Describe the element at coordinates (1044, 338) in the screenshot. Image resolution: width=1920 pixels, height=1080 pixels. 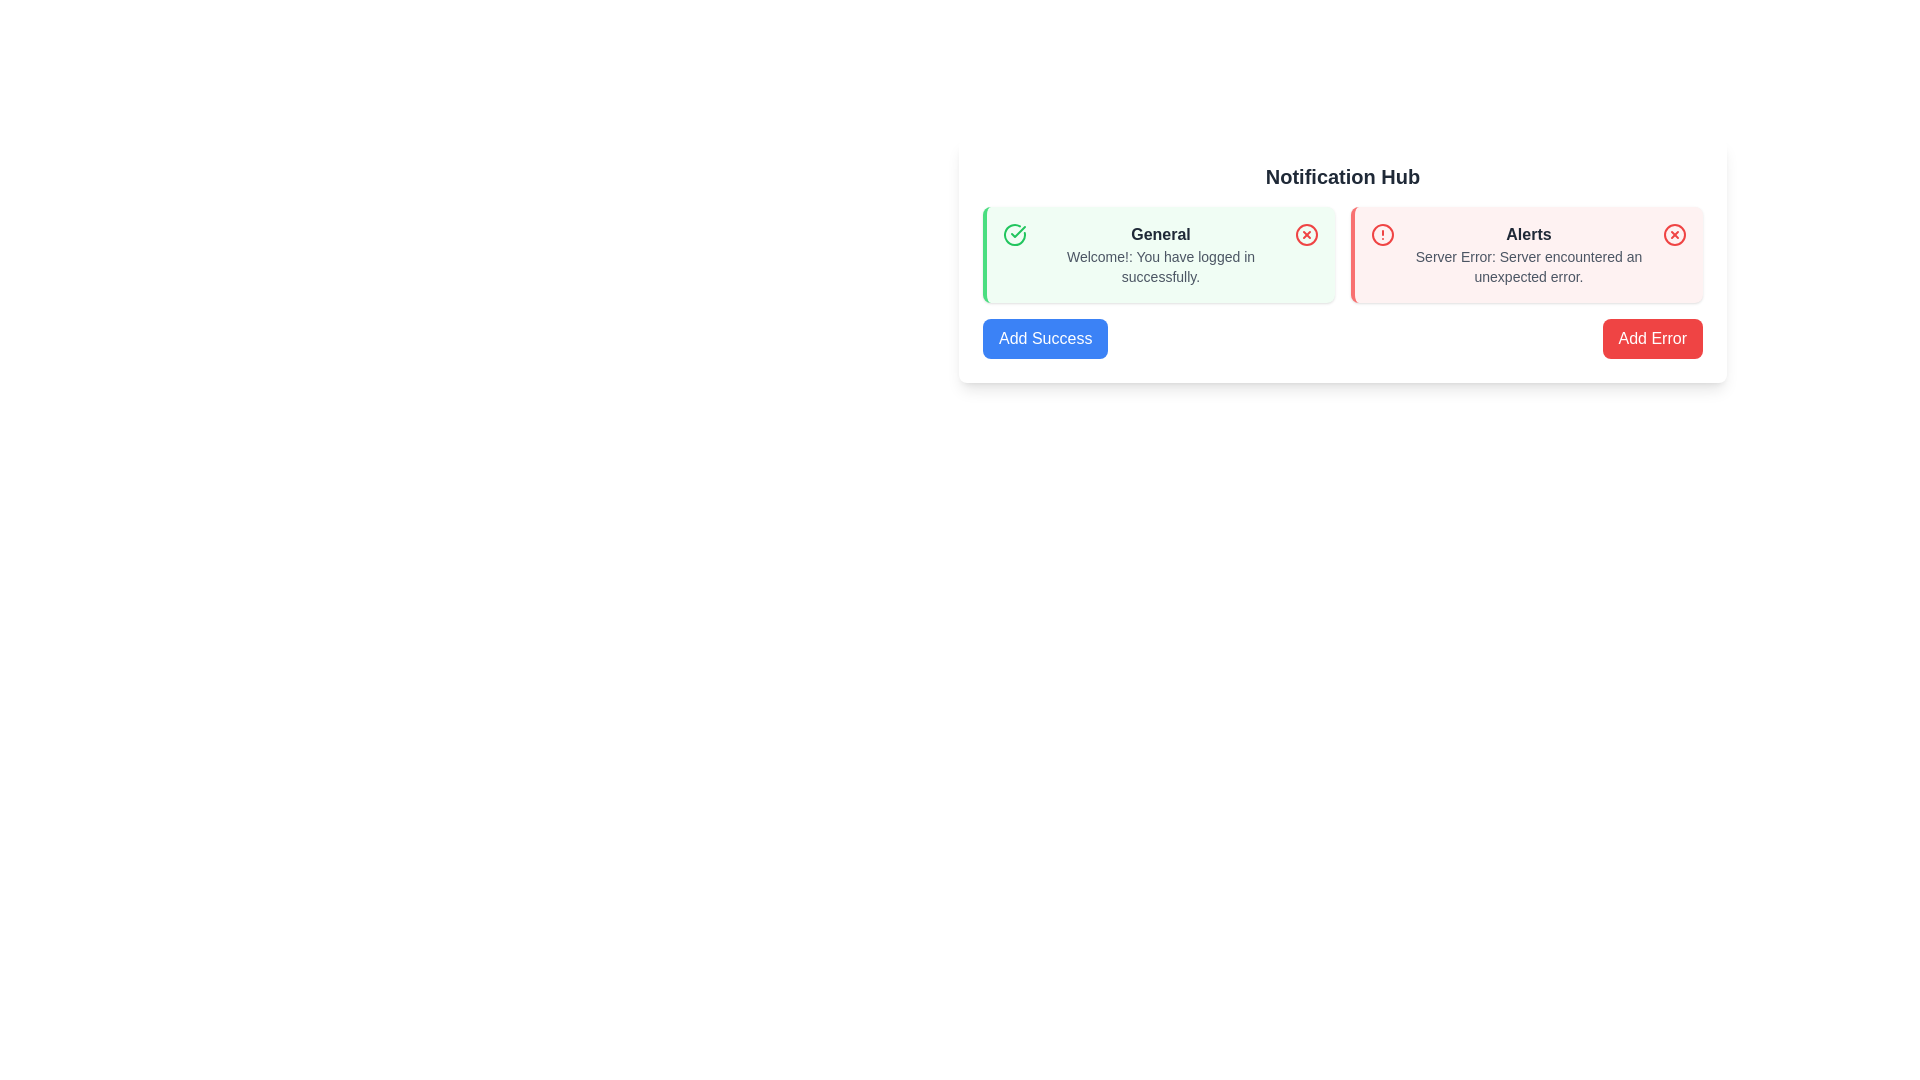
I see `the blue button labeled 'Add Success' located at the bottom-left corner of the 'Notification Hub' section` at that location.